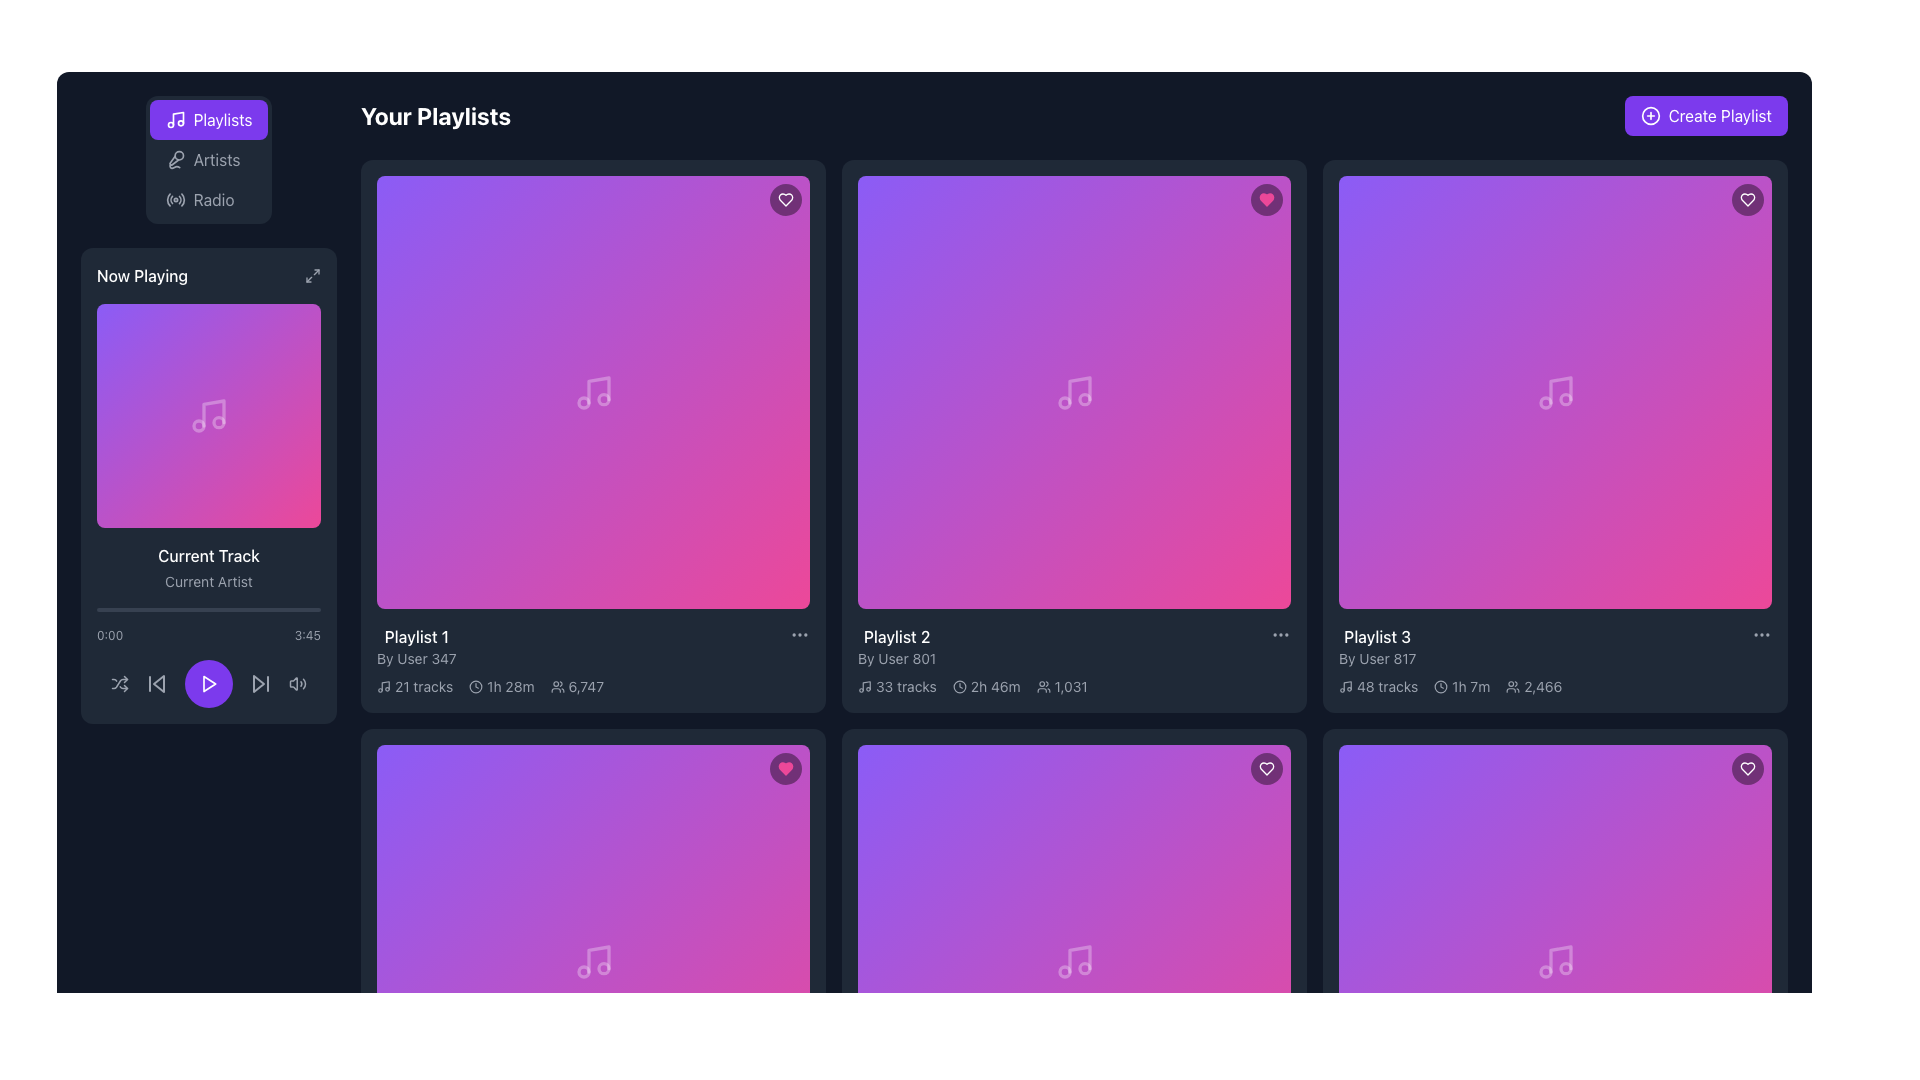  I want to click on the playback icon located at the center of the rightmost card in the top row of the playlists grid to trigger a tooltip or visual response, so click(1555, 392).